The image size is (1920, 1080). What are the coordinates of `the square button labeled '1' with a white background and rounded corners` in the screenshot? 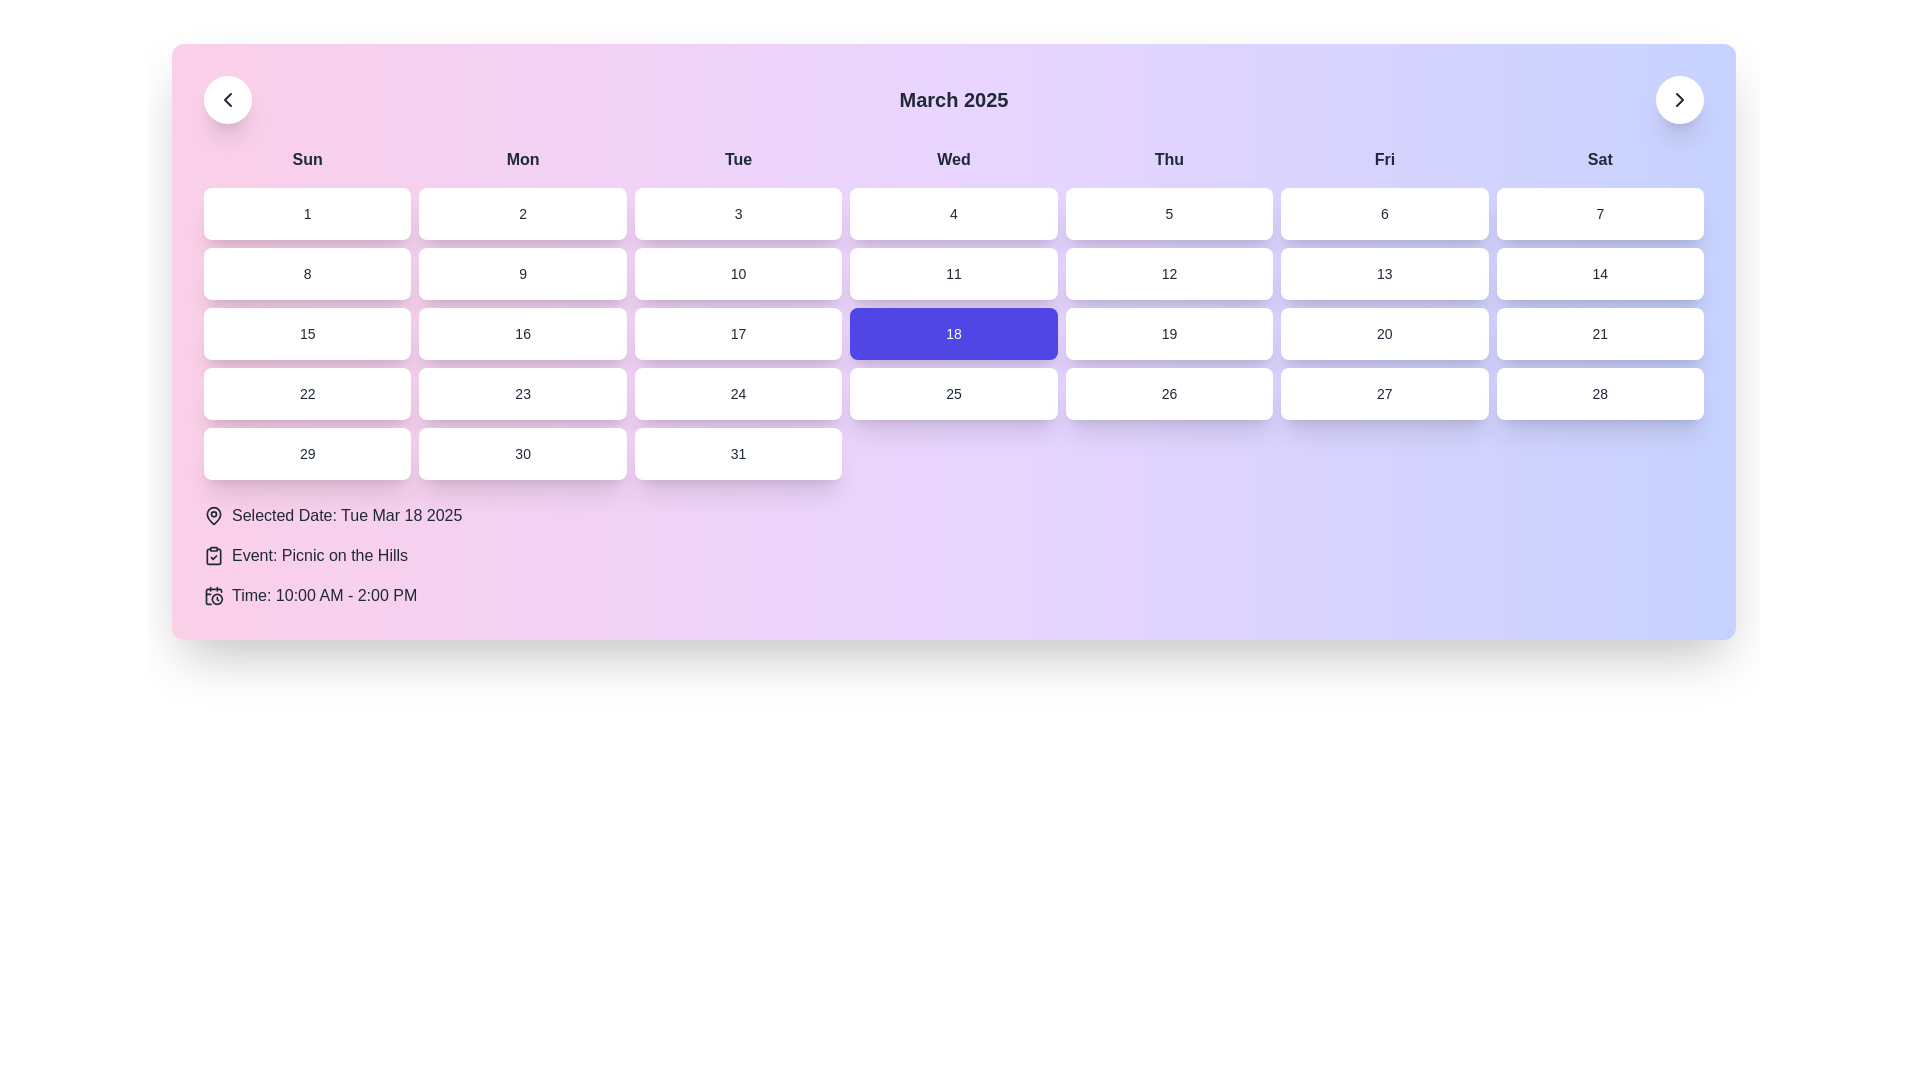 It's located at (306, 213).